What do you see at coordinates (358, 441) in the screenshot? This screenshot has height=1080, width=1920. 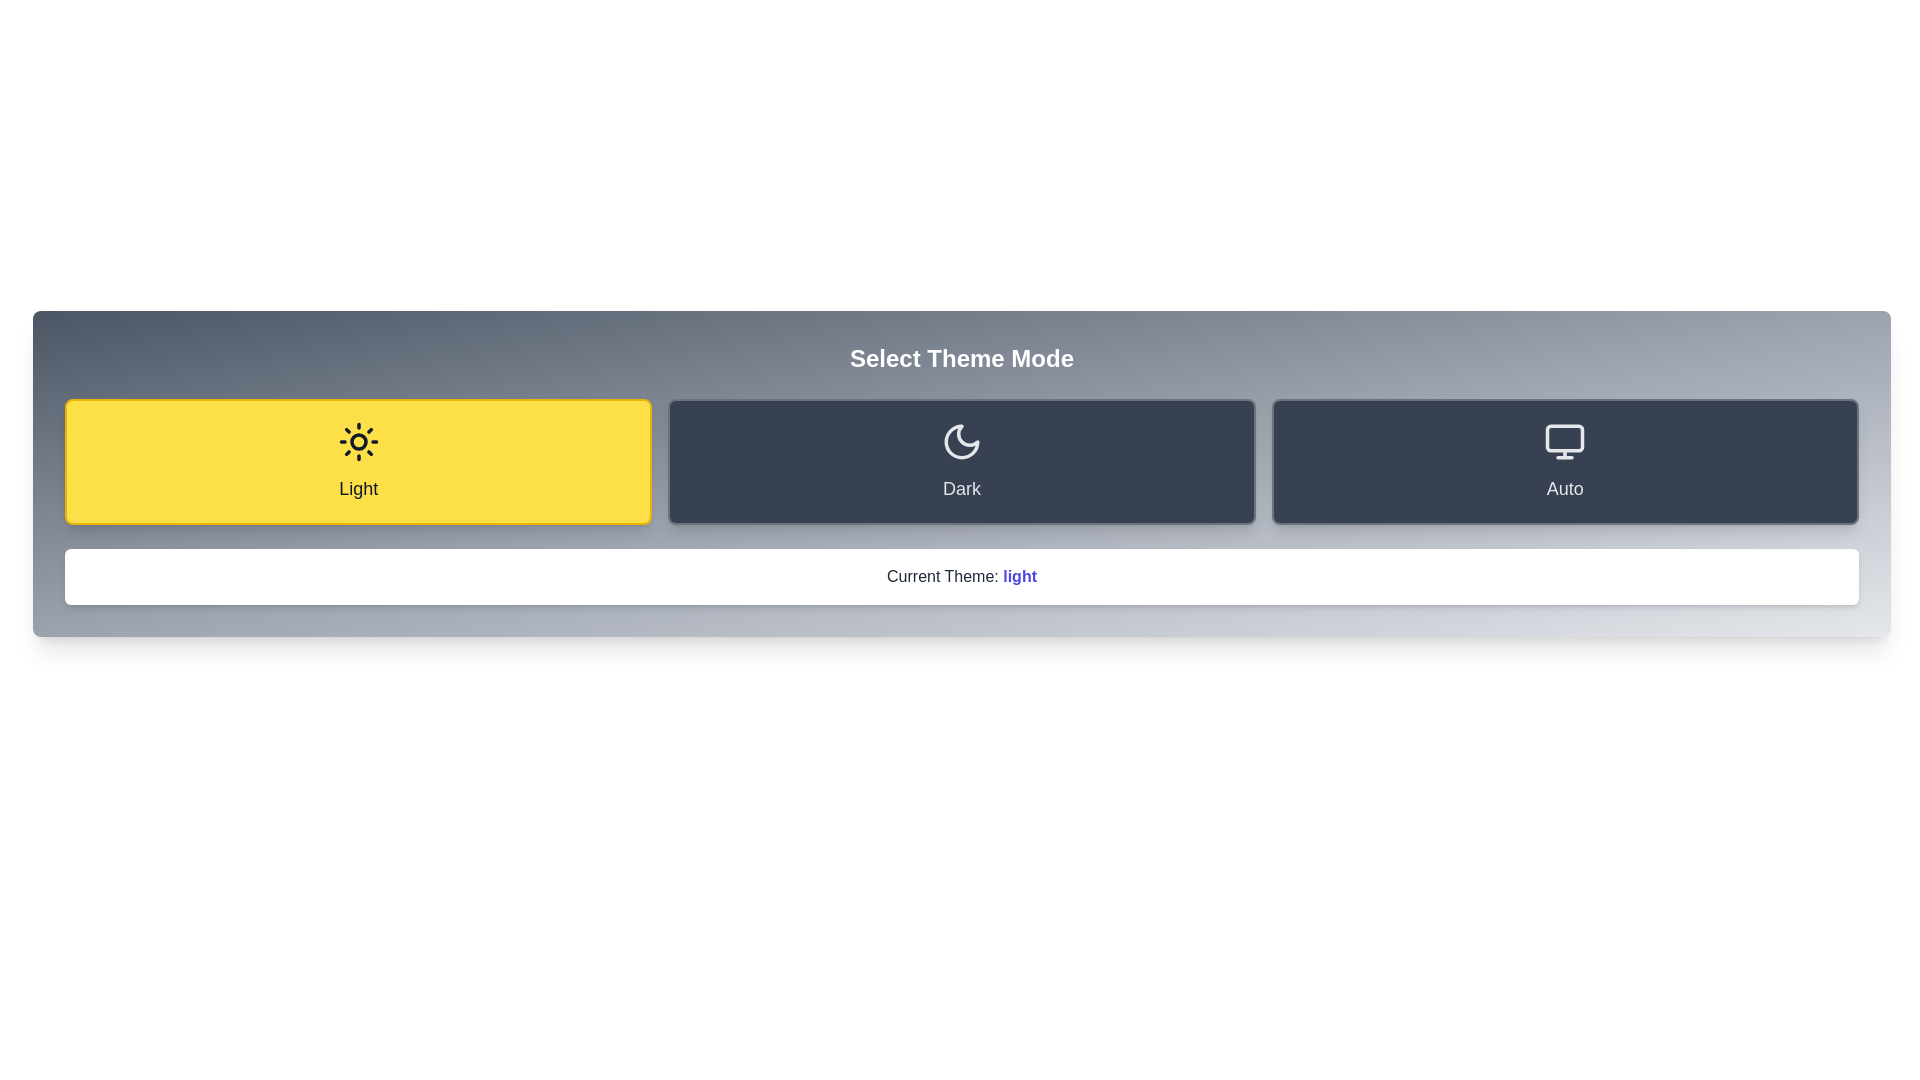 I see `the filled circle at the center of the sun icon within the 'Light' button, which is part of a light/dark theme selection interface` at bounding box center [358, 441].